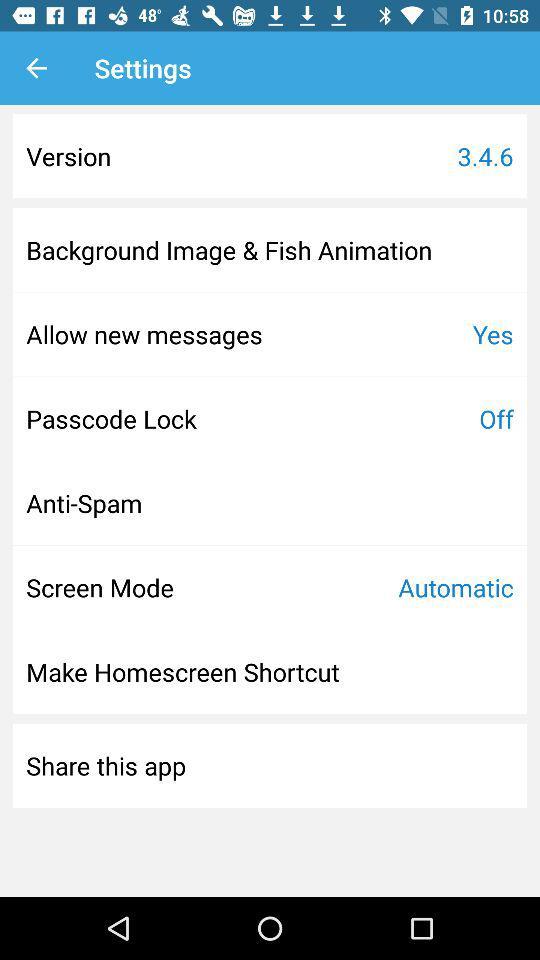  What do you see at coordinates (484, 155) in the screenshot?
I see `icon next to version icon` at bounding box center [484, 155].